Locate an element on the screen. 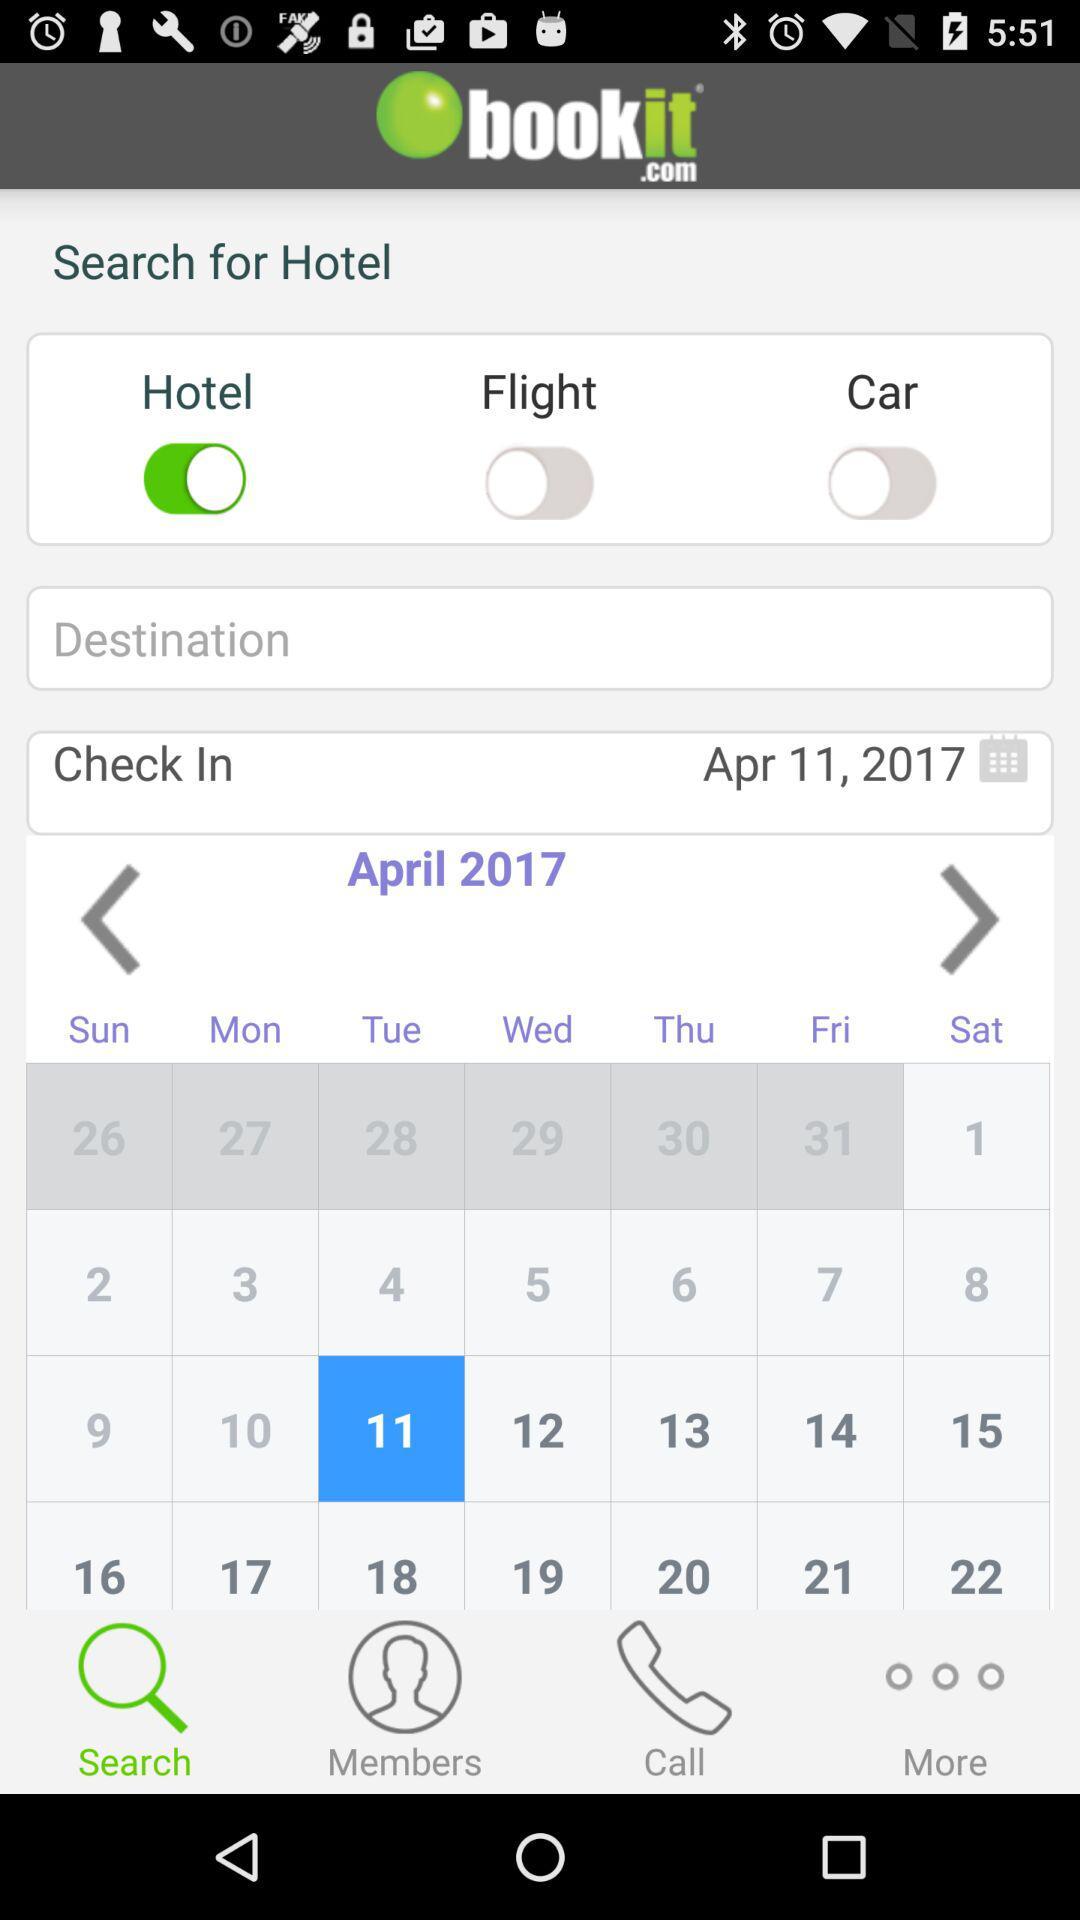 The image size is (1080, 1920). 26 item is located at coordinates (99, 1136).